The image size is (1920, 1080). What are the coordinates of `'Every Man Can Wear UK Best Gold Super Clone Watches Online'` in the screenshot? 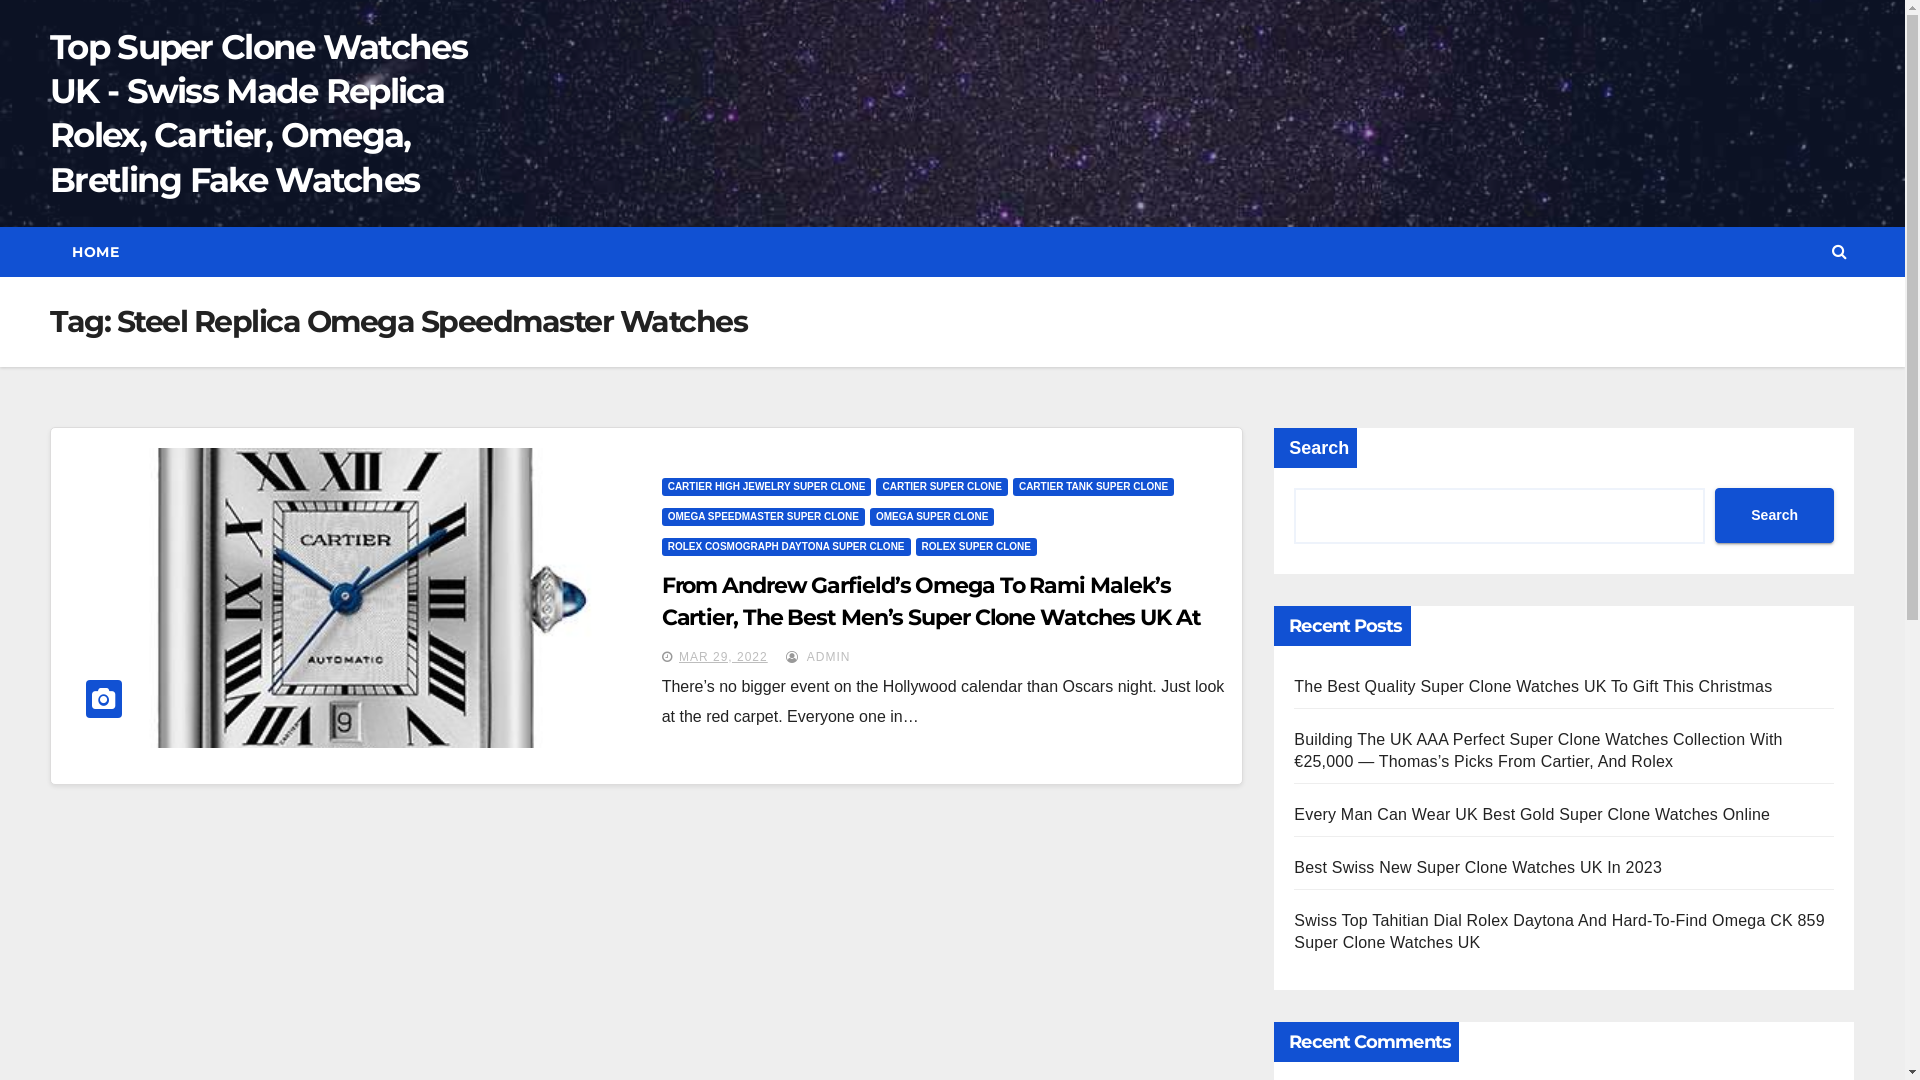 It's located at (1530, 814).